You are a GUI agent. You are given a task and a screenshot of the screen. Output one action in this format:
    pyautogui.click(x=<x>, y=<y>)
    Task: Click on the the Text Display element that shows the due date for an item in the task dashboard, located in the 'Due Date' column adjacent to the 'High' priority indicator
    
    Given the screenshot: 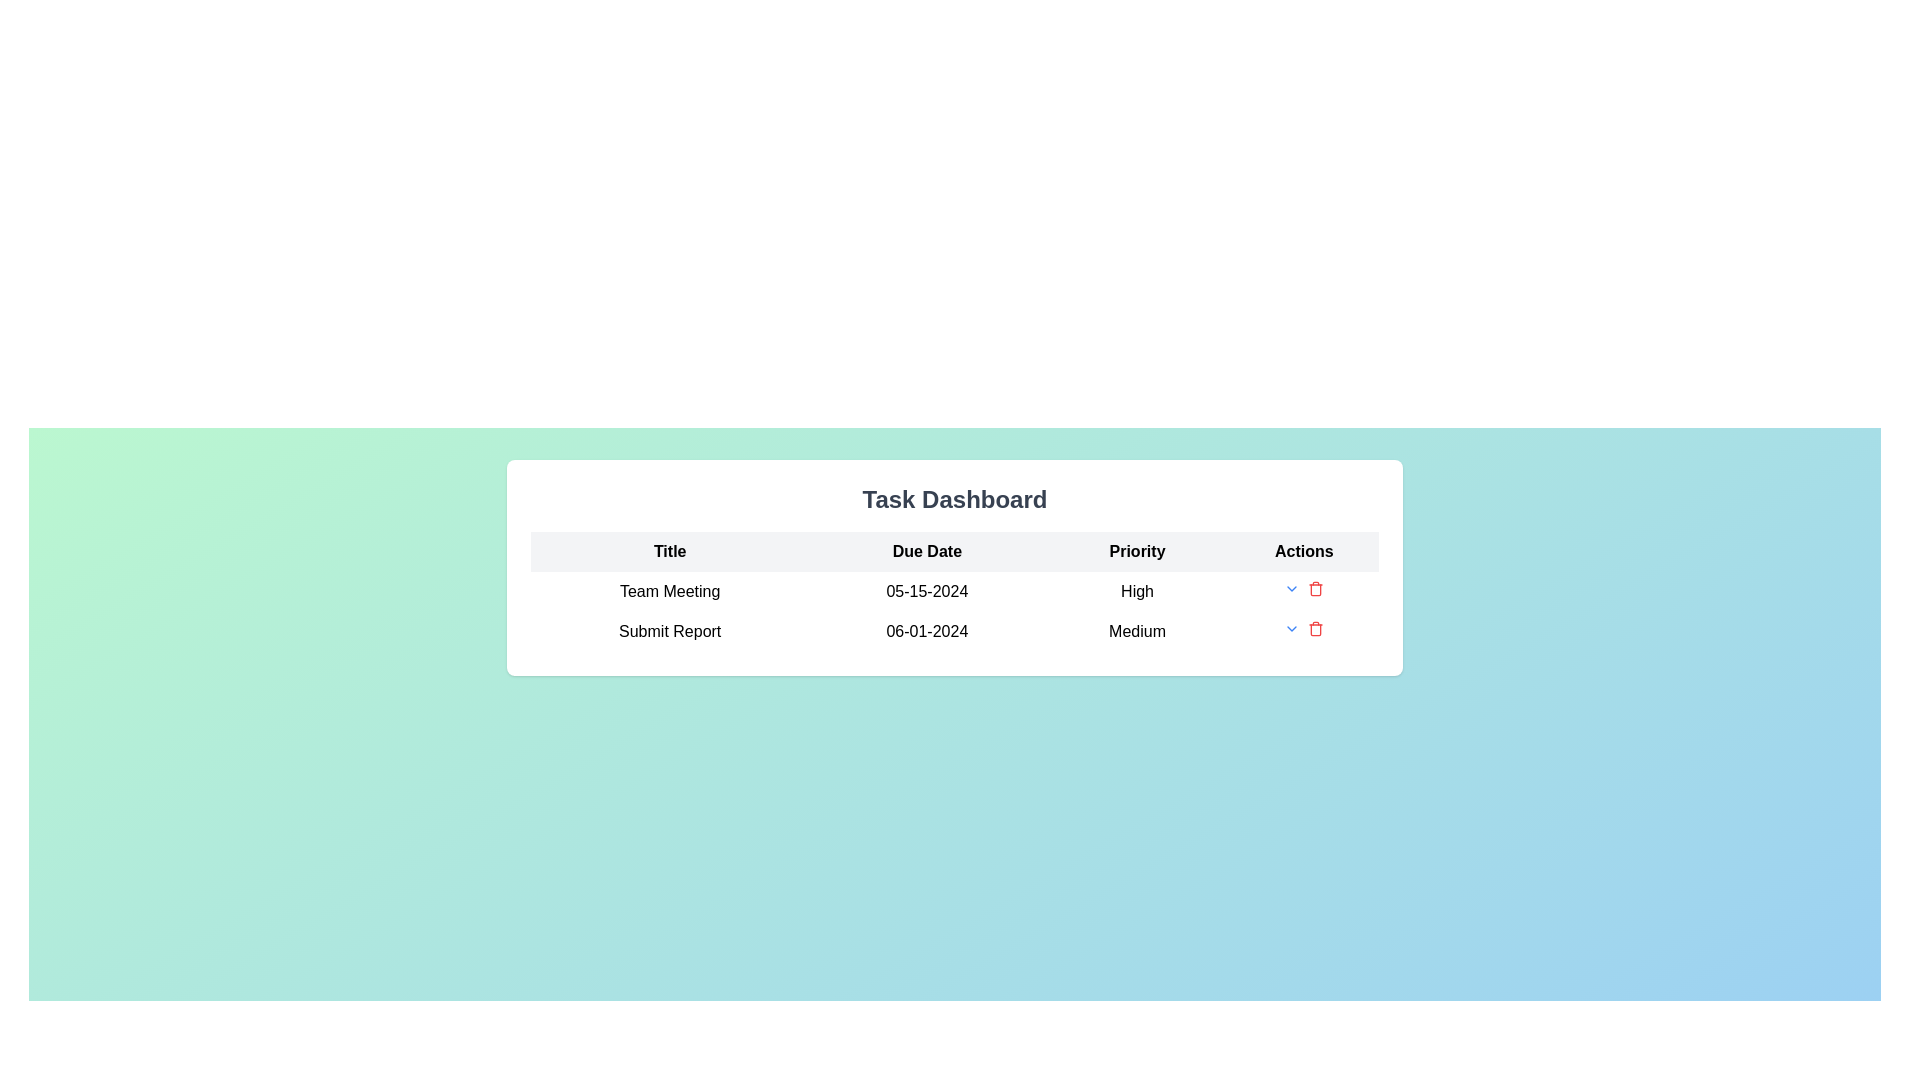 What is the action you would take?
    pyautogui.click(x=926, y=590)
    